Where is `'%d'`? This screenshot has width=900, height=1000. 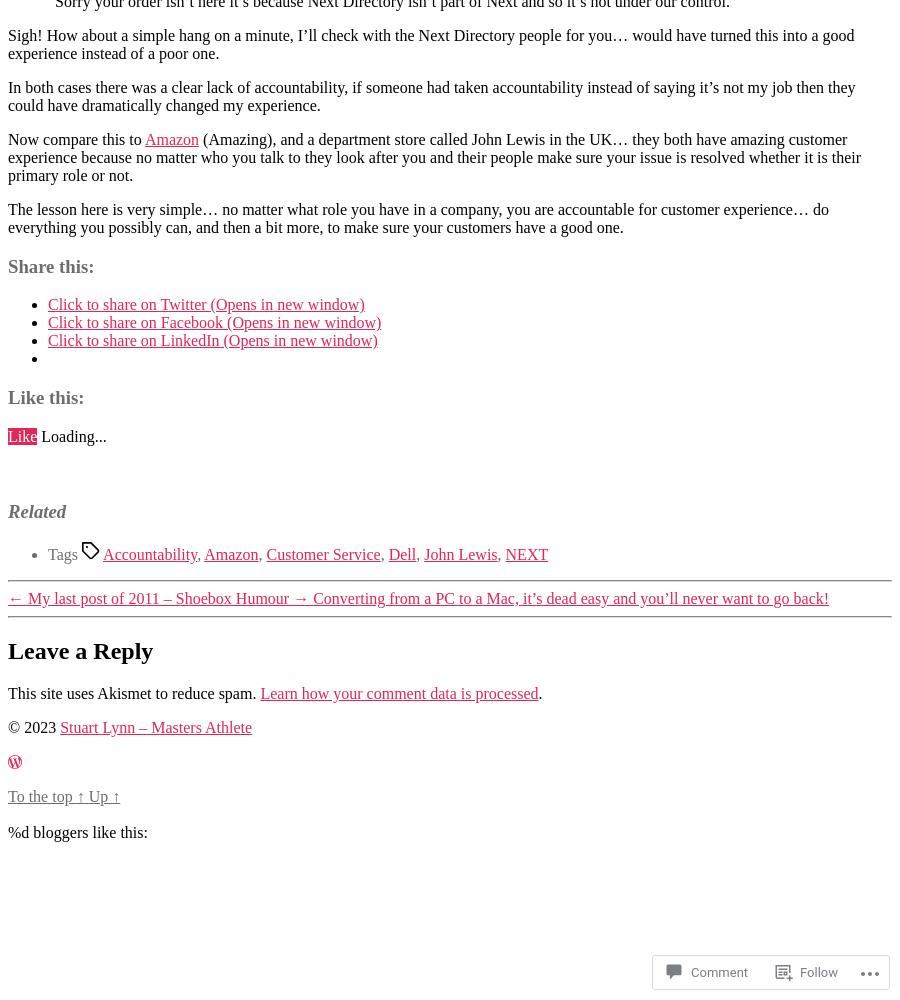 '%d' is located at coordinates (17, 830).